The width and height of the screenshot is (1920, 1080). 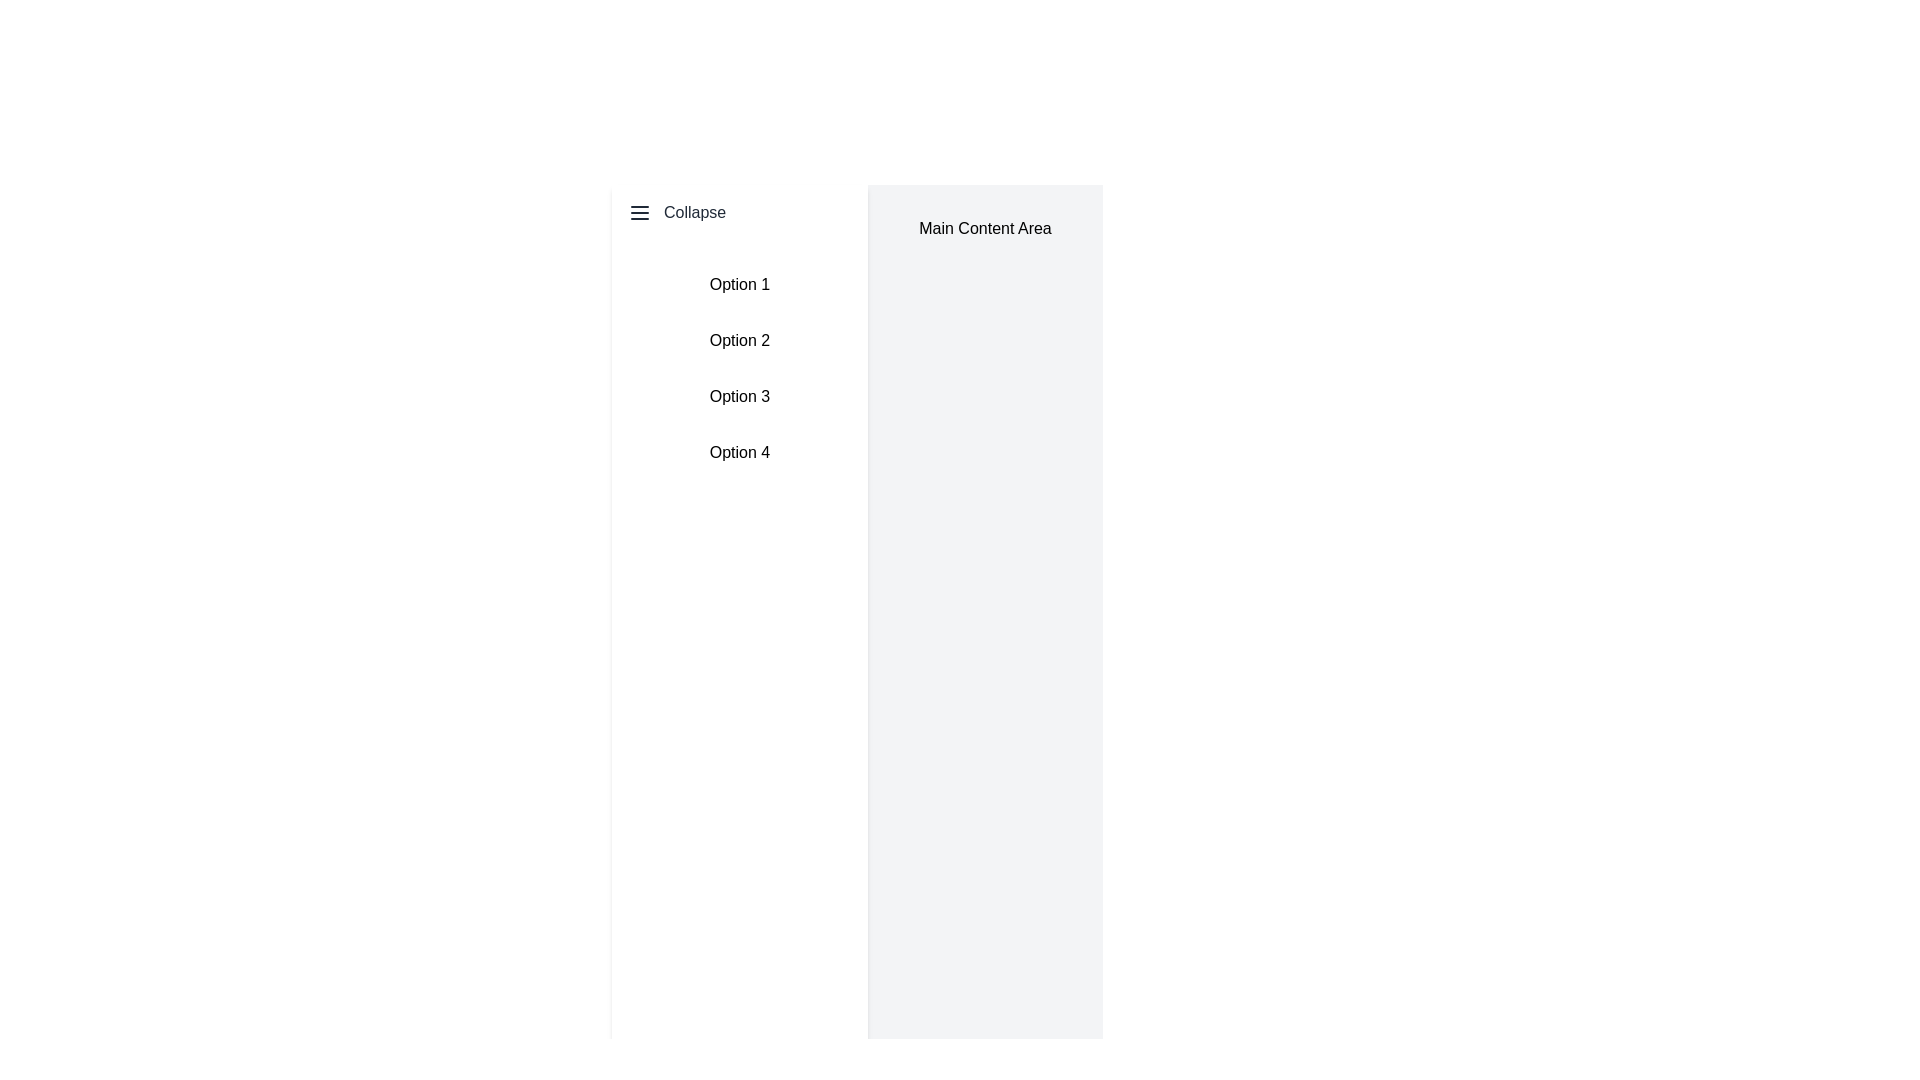 What do you see at coordinates (695, 212) in the screenshot?
I see `the text label located to the right of the menu icon` at bounding box center [695, 212].